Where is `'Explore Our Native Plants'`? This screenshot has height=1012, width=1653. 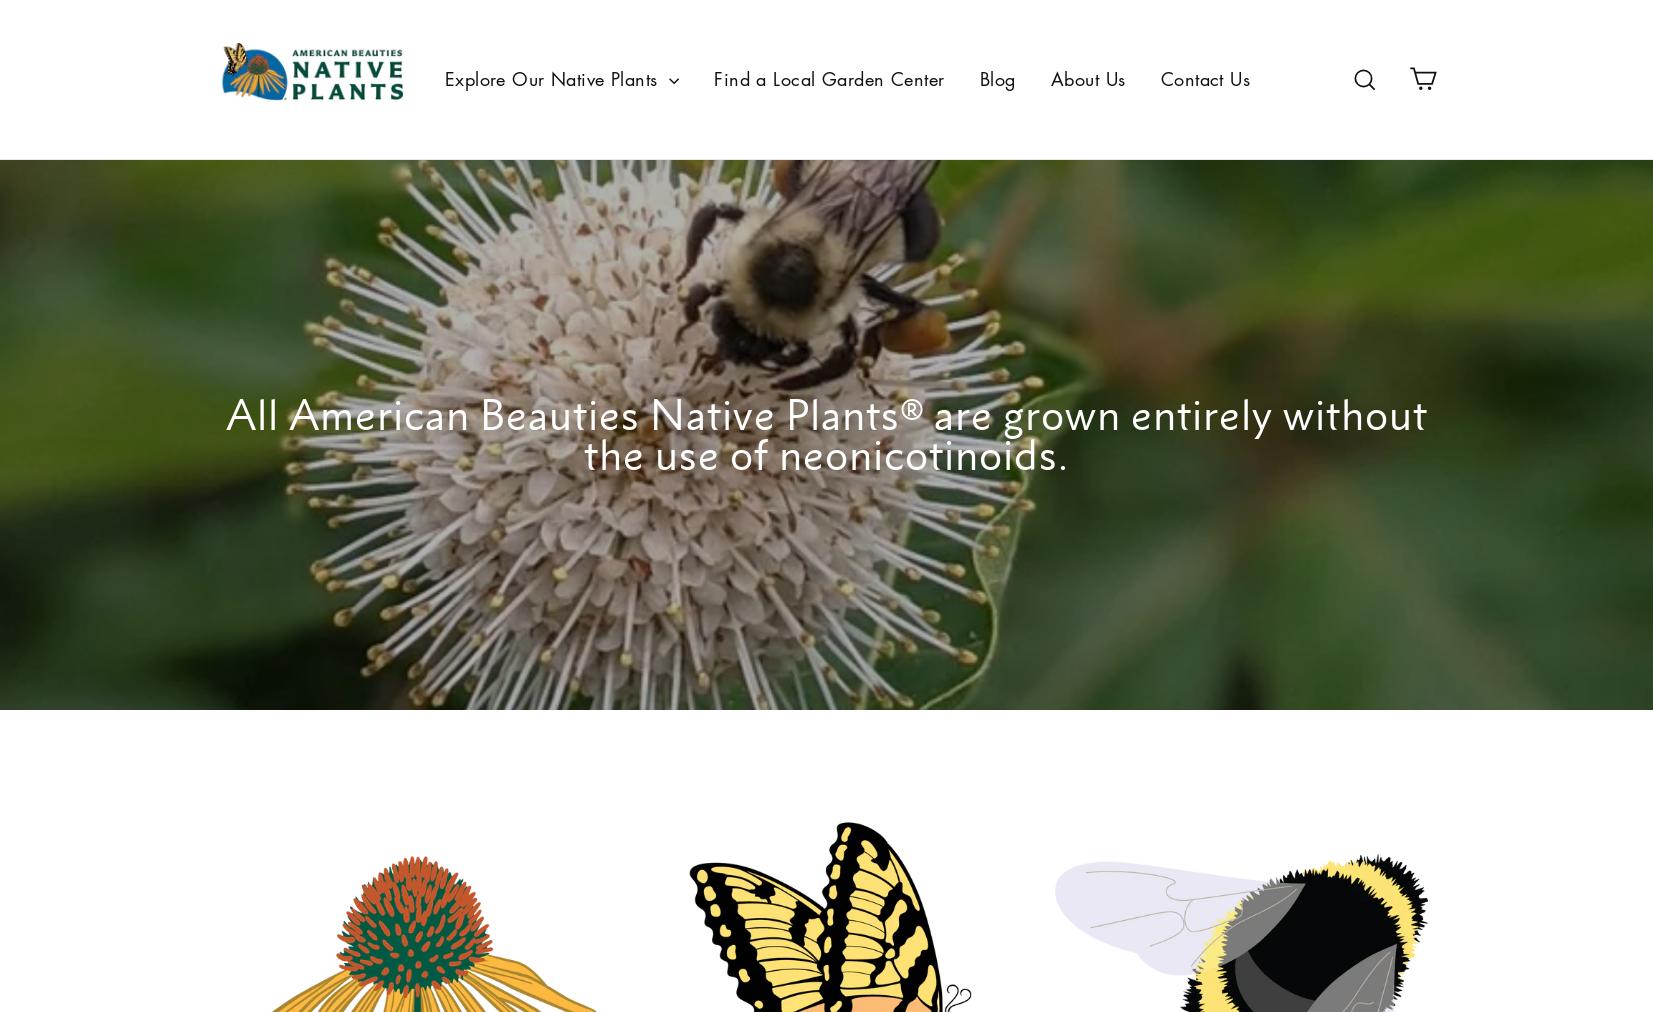
'Explore Our Native Plants' is located at coordinates (552, 77).